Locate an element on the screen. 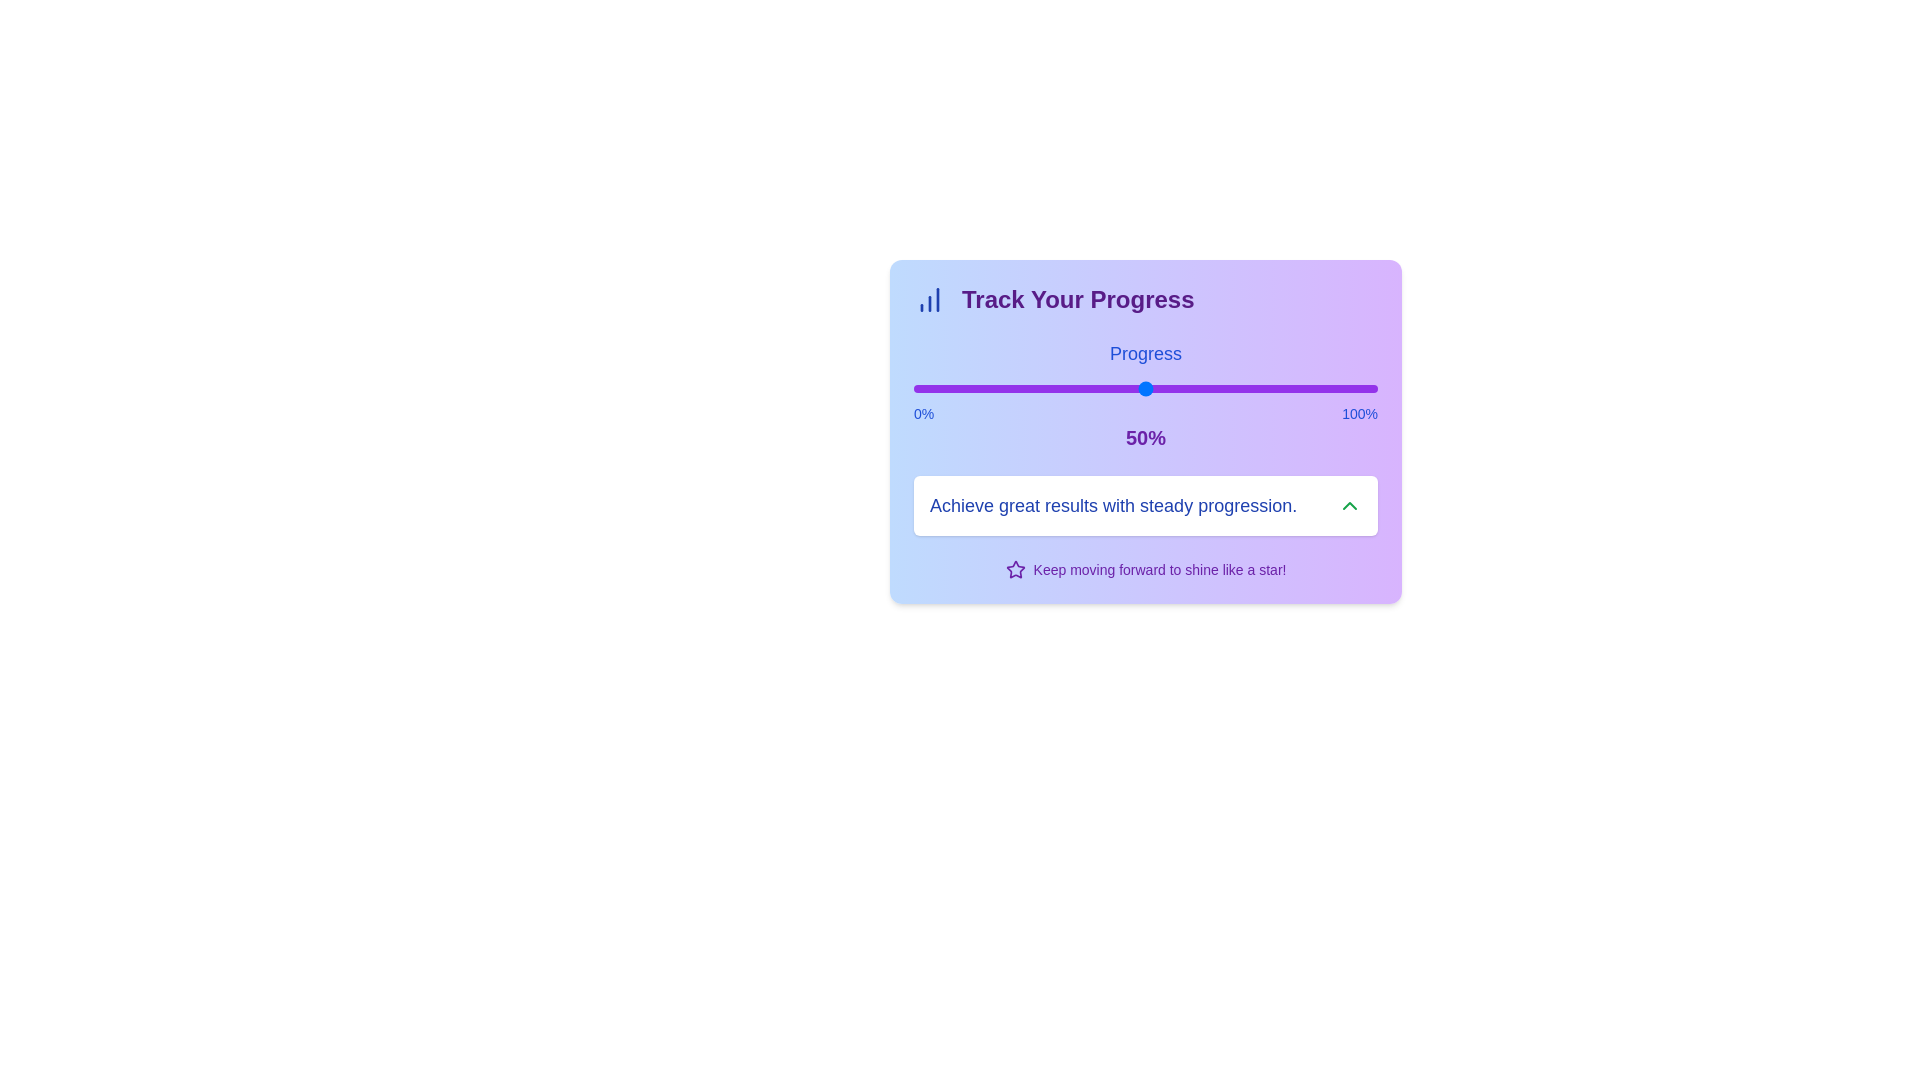 This screenshot has width=1920, height=1080. the progress value is located at coordinates (1209, 389).